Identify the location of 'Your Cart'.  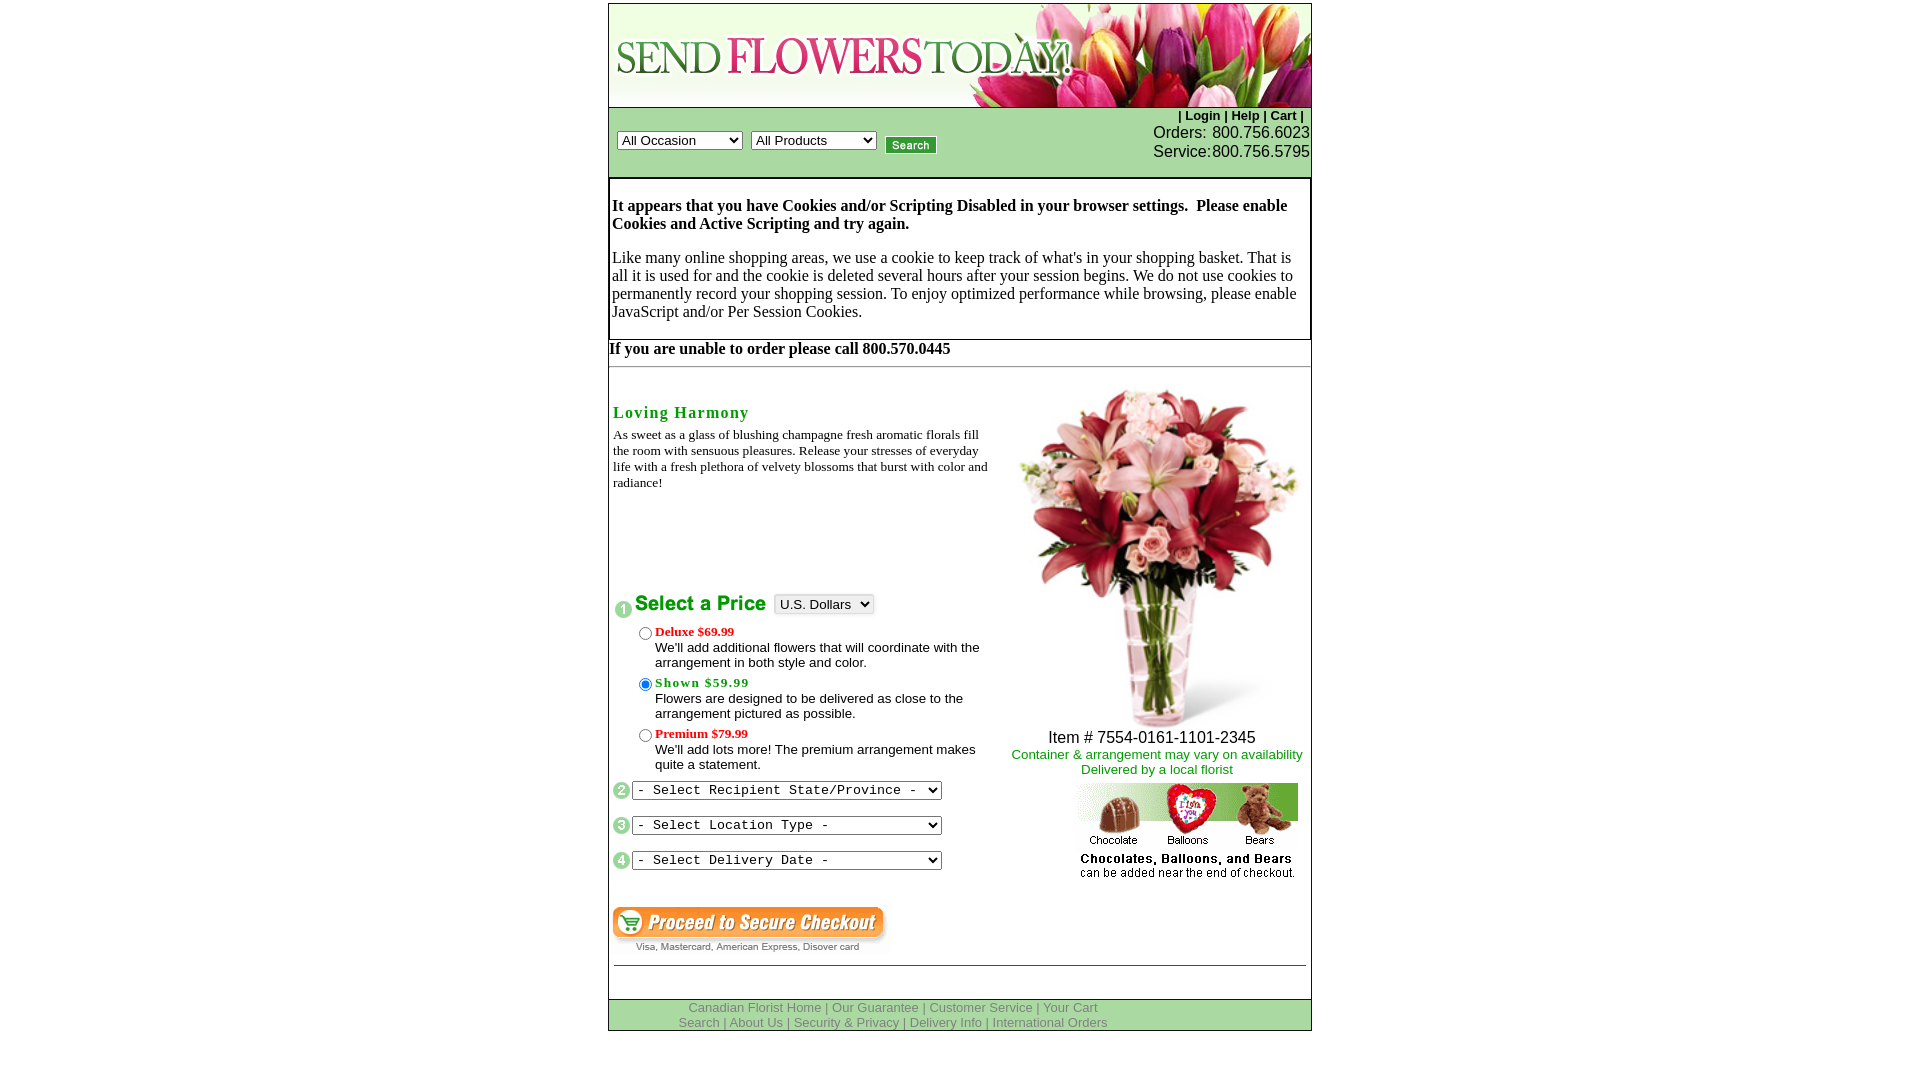
(1069, 1007).